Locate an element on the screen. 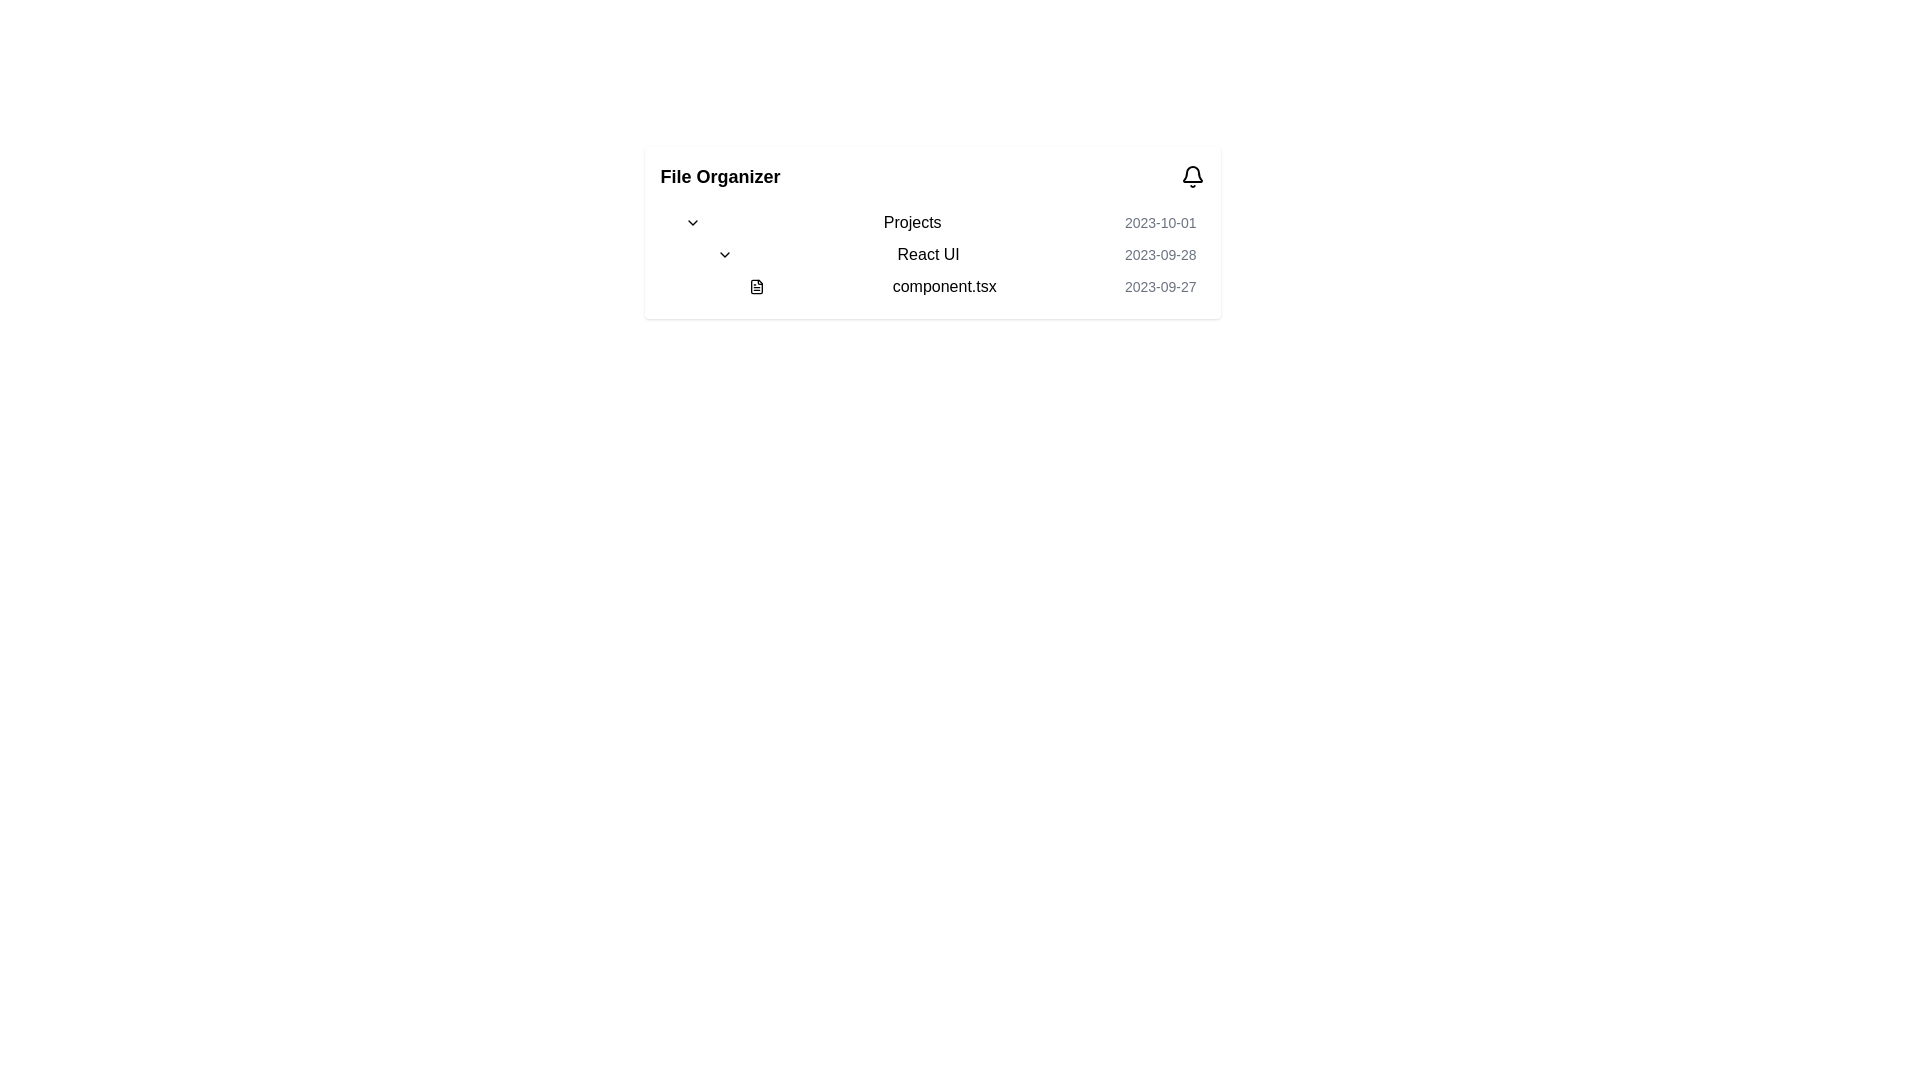 The image size is (1920, 1080). the first list item labeled 'Projects' in the 'File Organizer' section is located at coordinates (939, 223).